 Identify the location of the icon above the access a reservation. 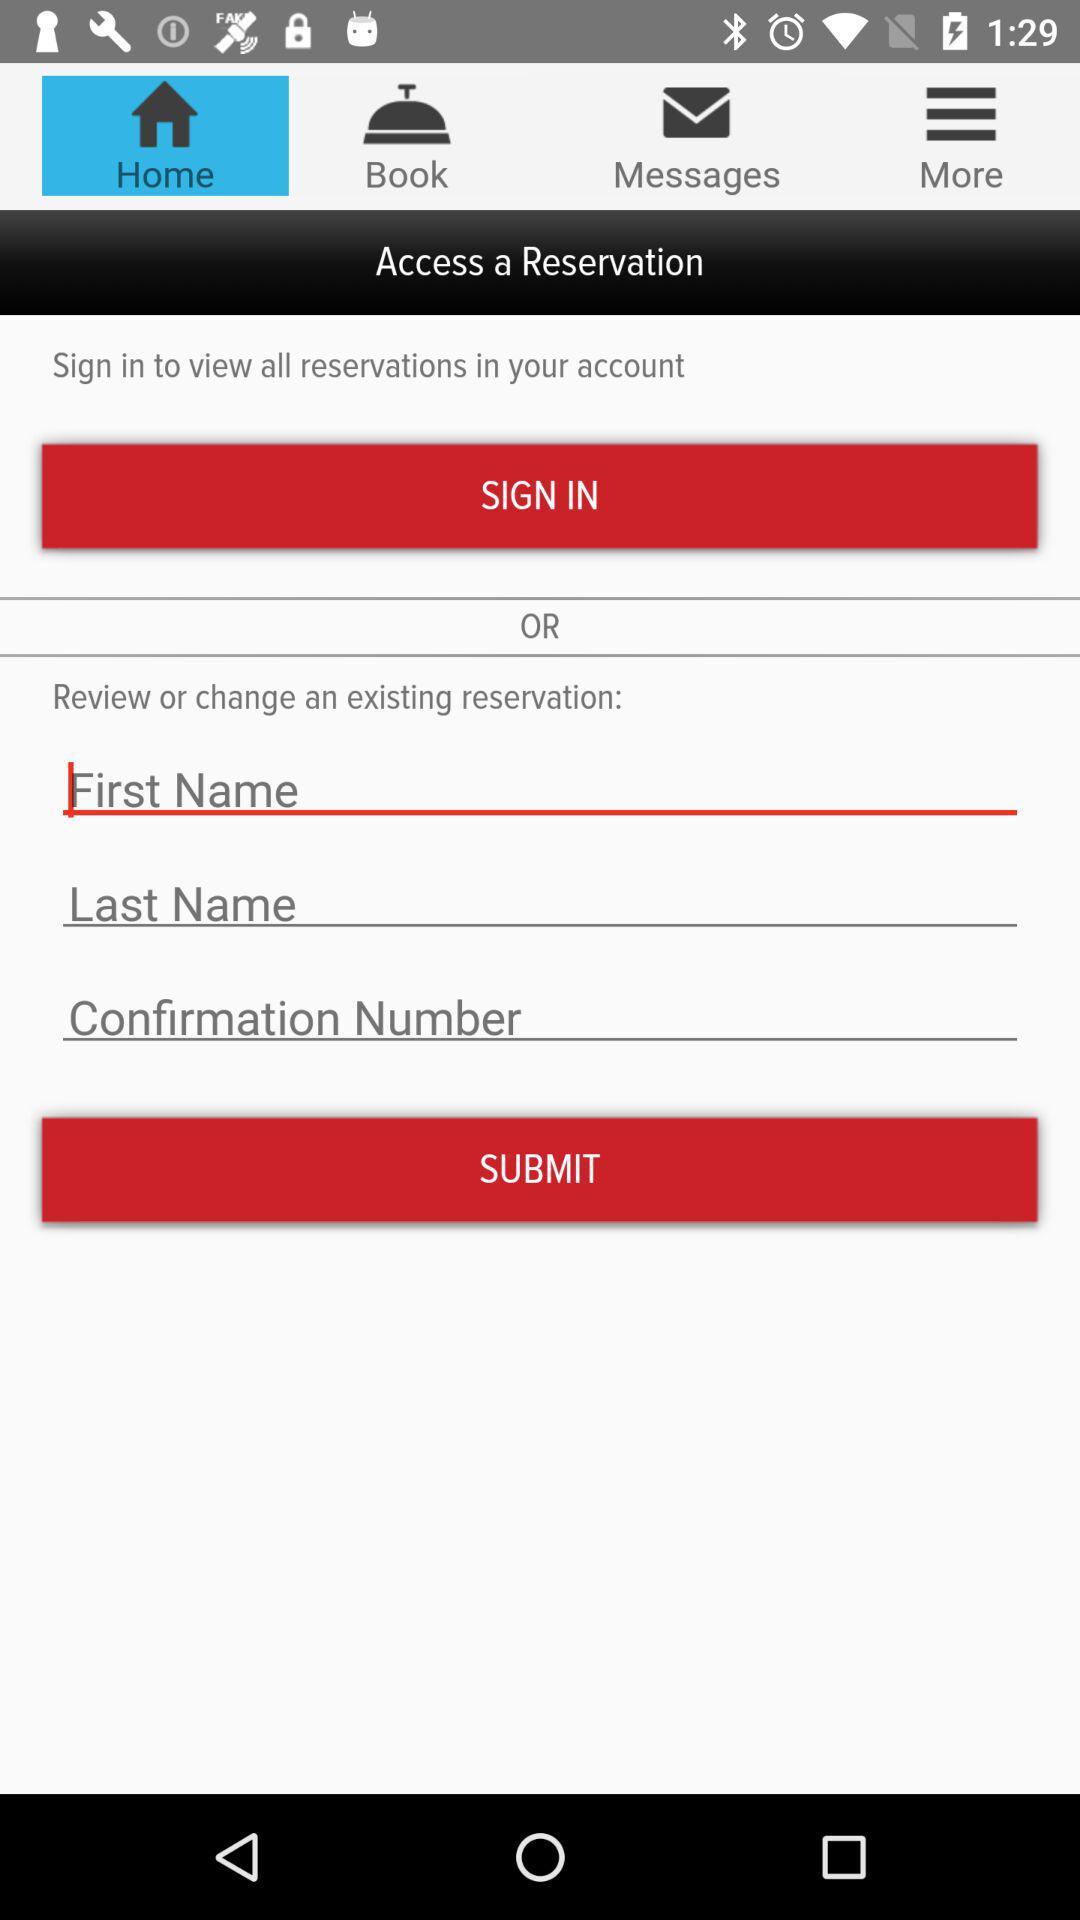
(164, 134).